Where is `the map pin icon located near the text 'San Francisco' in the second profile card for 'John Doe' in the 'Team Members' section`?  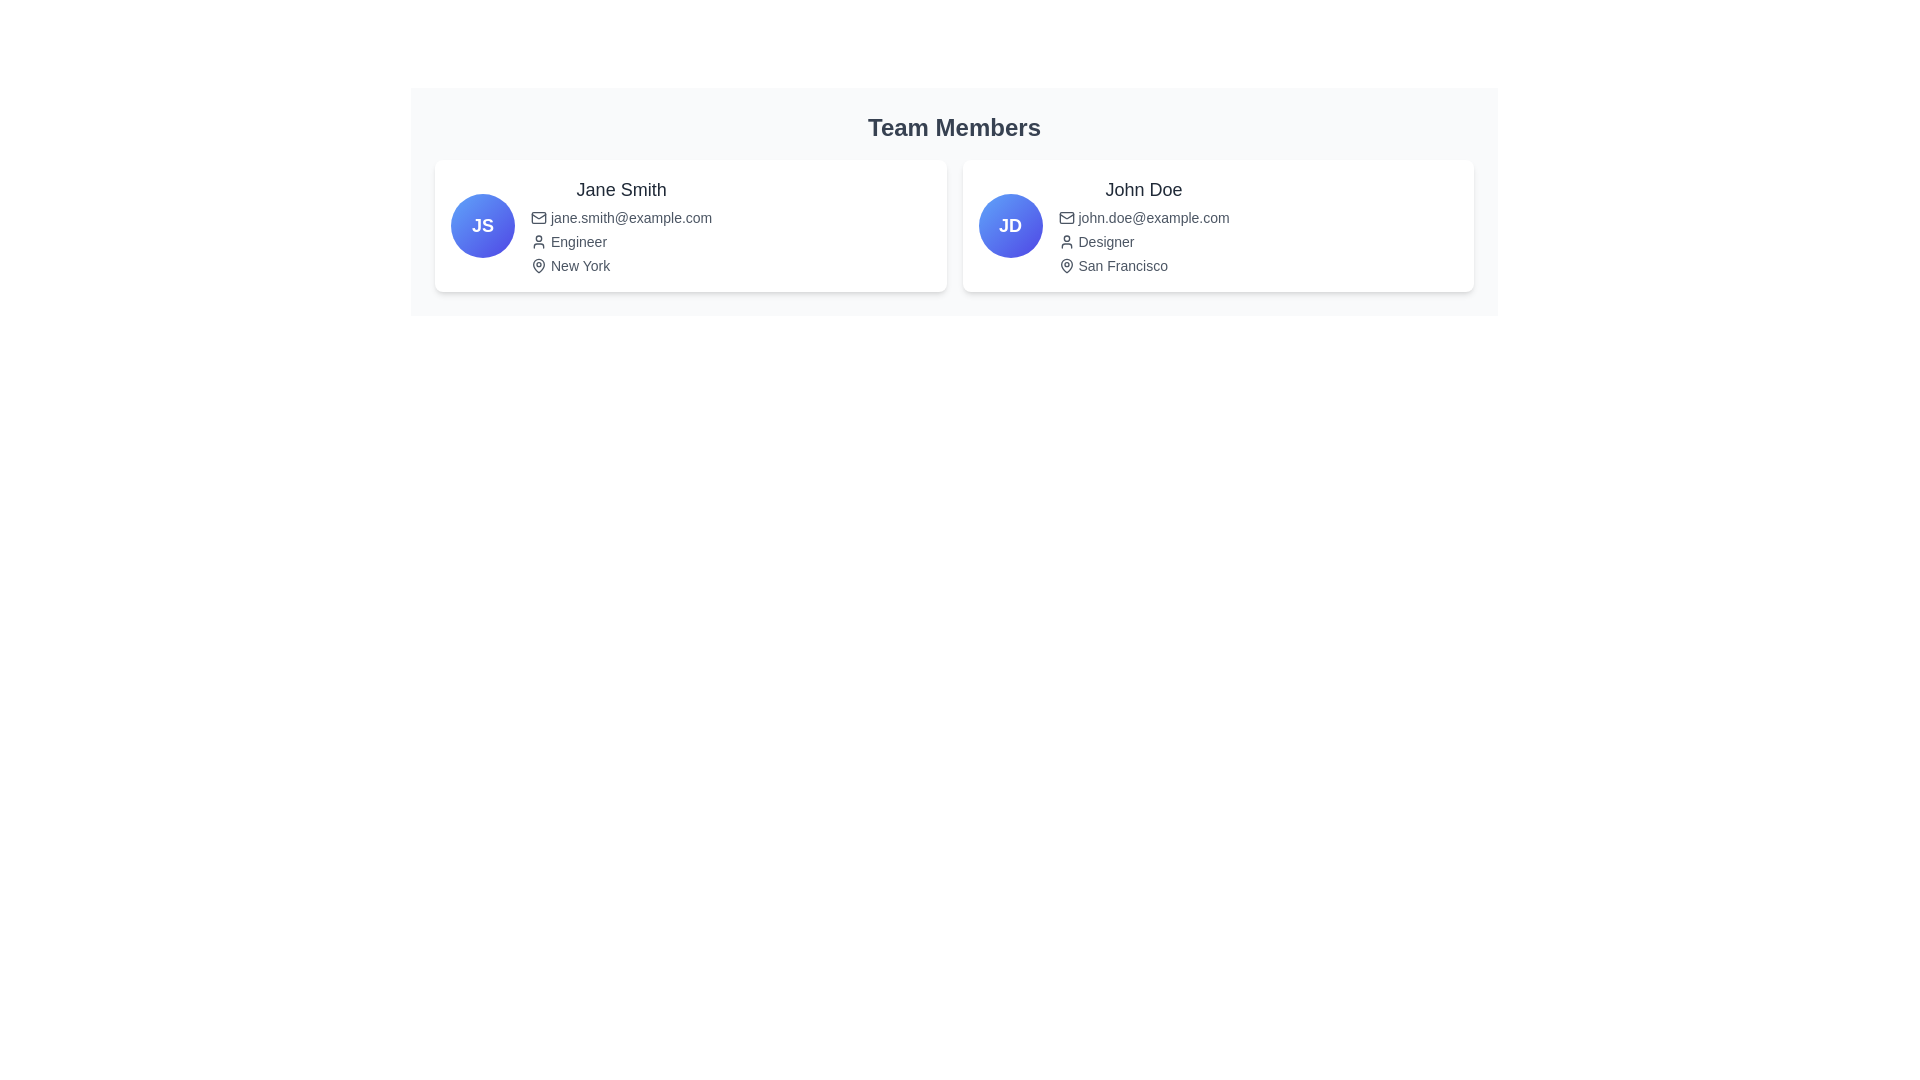 the map pin icon located near the text 'San Francisco' in the second profile card for 'John Doe' in the 'Team Members' section is located at coordinates (1065, 265).